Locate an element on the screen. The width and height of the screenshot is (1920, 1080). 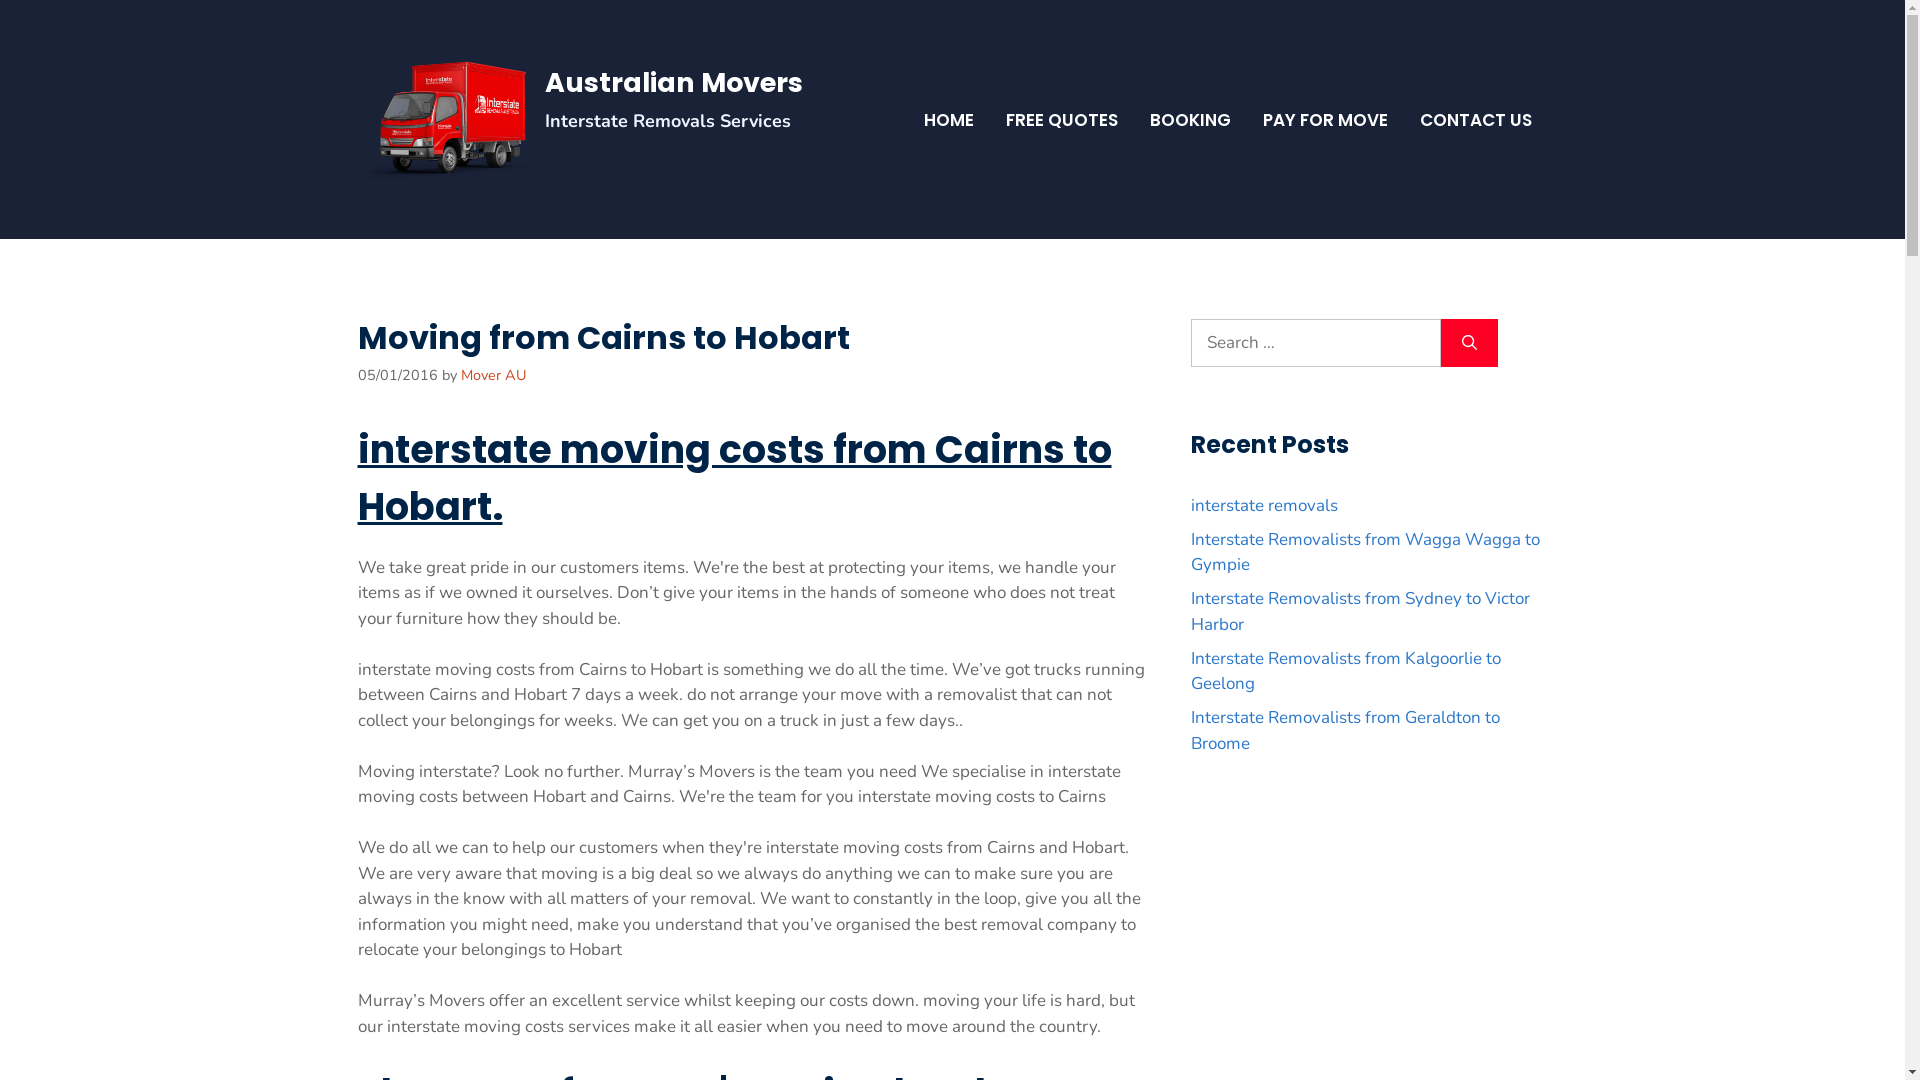
'Mover AU' is located at coordinates (459, 374).